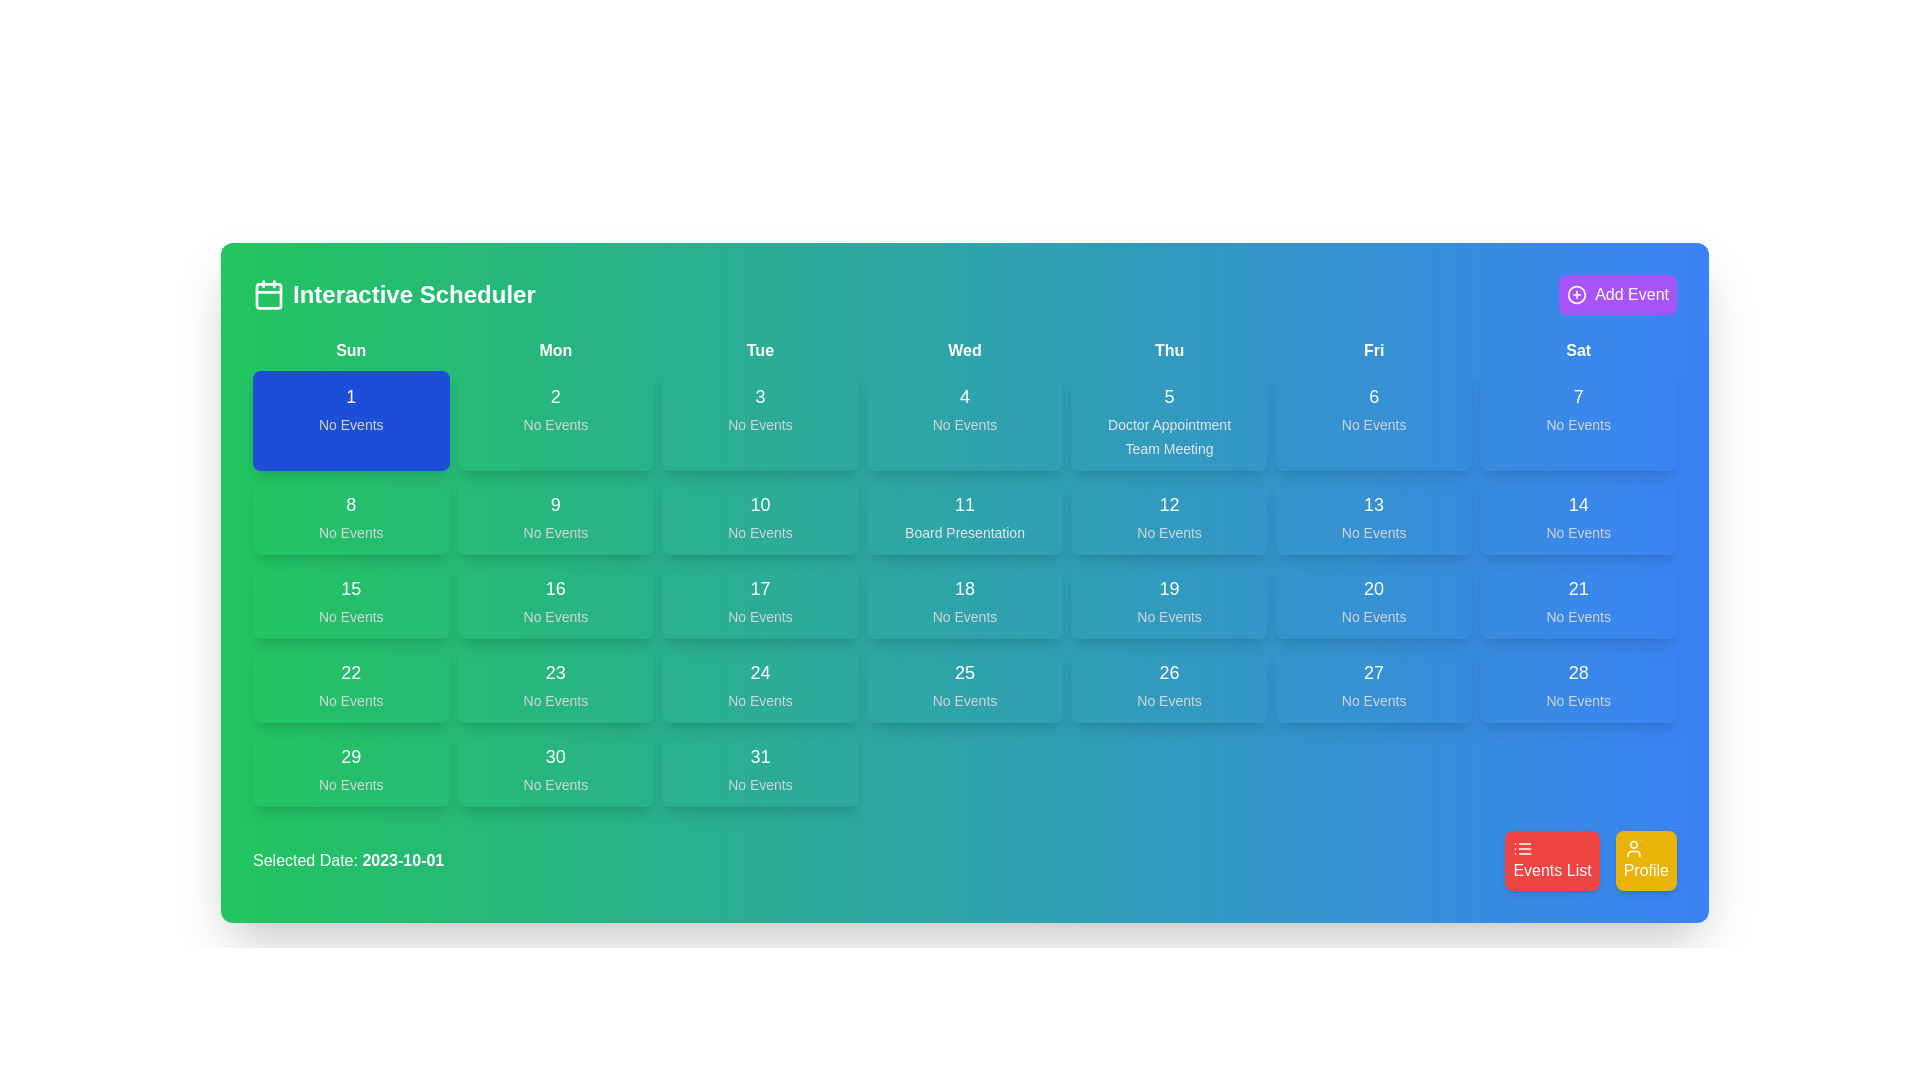  Describe the element at coordinates (1169, 423) in the screenshot. I see `displayed text 'Doctor Appointment' from the textual label located in the Thursday section of the calendar grid, positioned above the 'Team Meeting' label` at that location.